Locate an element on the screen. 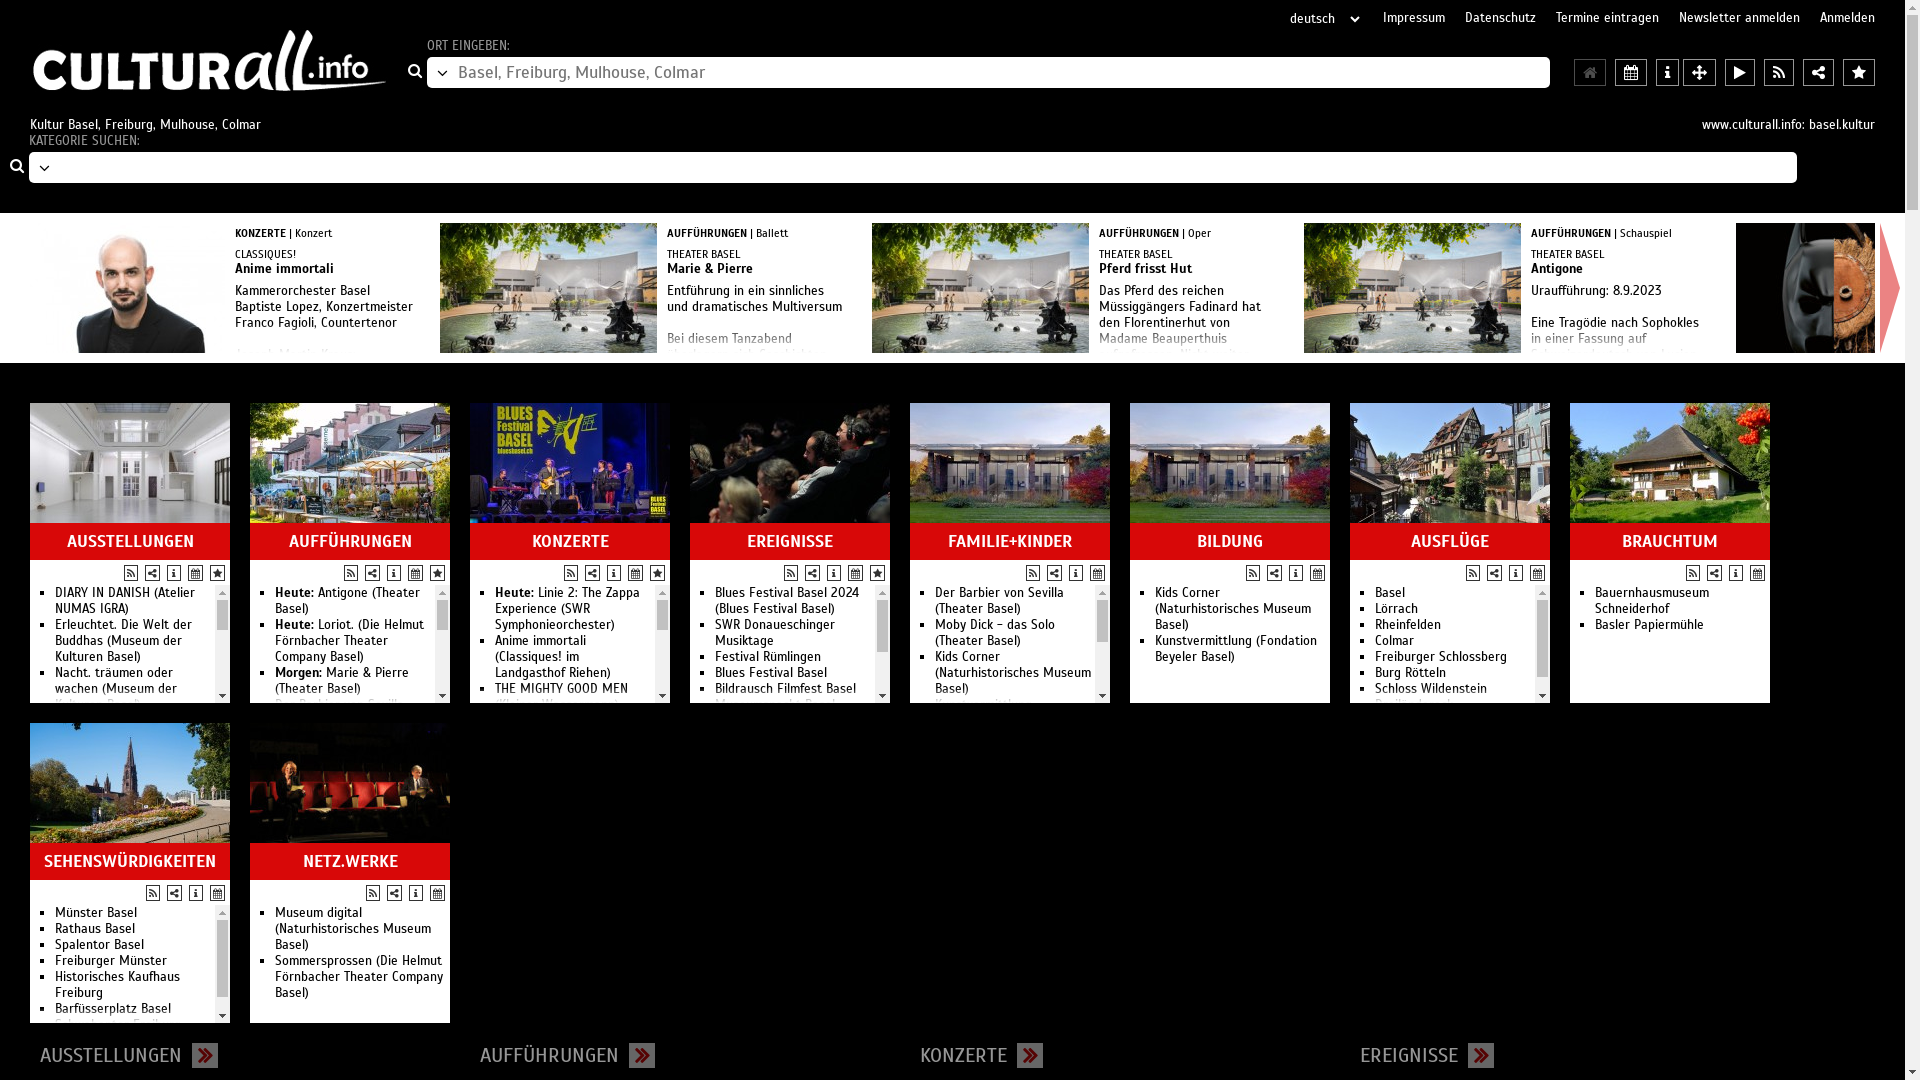 The width and height of the screenshot is (1920, 1080). 'Kids Corner (Naturhistorisches Museum Basel)' is located at coordinates (1012, 672).